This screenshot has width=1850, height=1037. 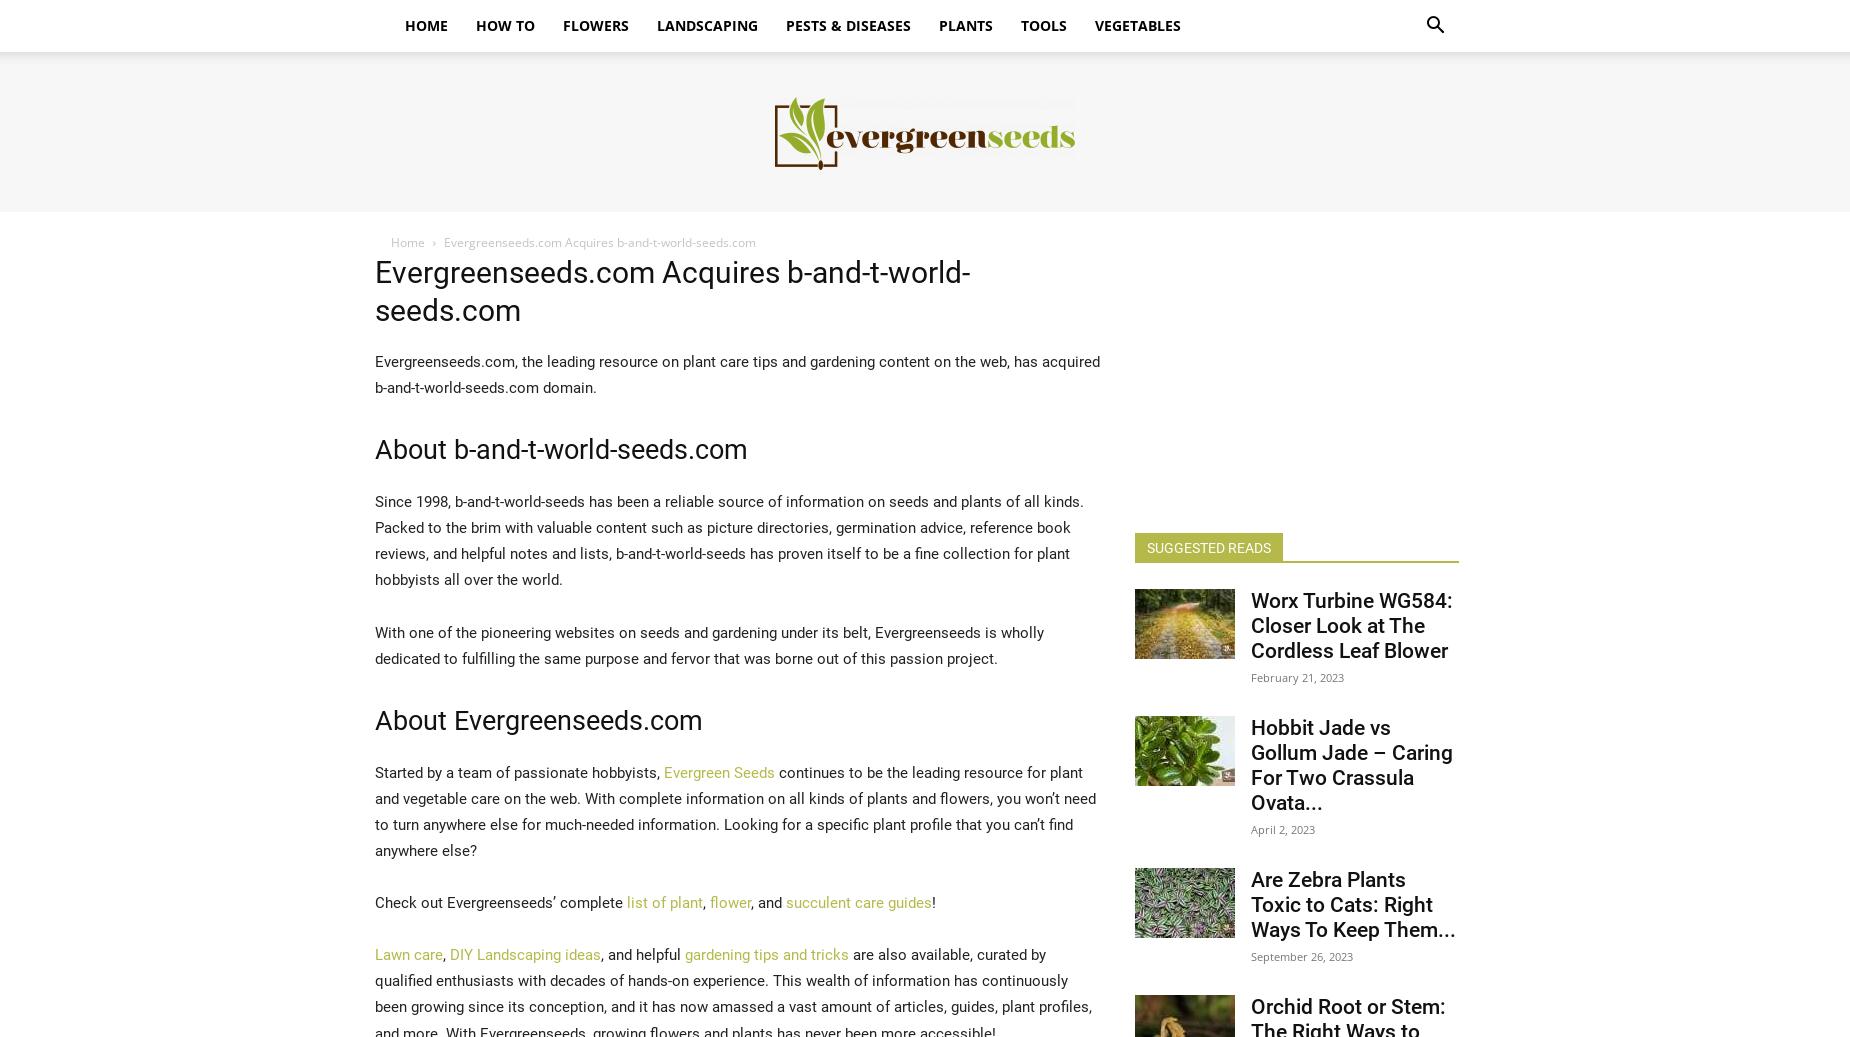 What do you see at coordinates (663, 903) in the screenshot?
I see `'list of plant'` at bounding box center [663, 903].